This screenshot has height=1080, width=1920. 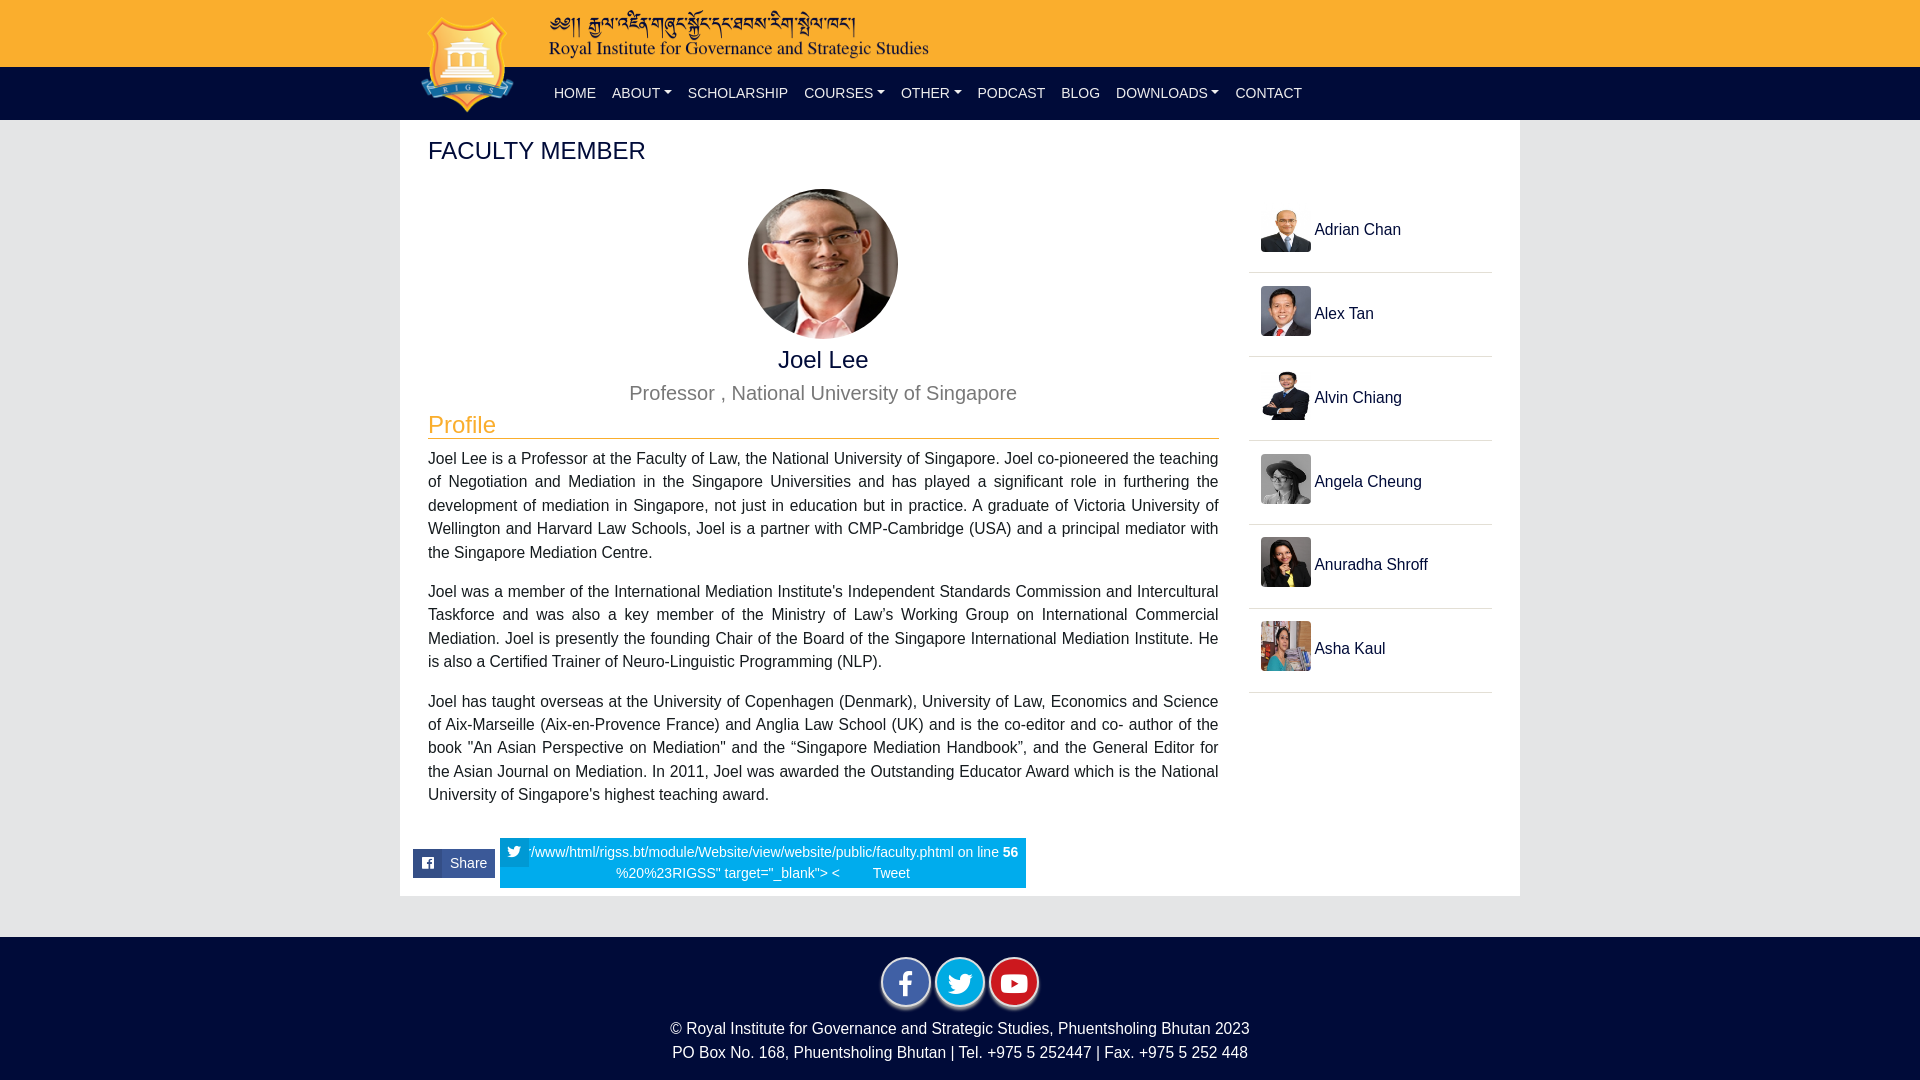 What do you see at coordinates (574, 93) in the screenshot?
I see `'HOME'` at bounding box center [574, 93].